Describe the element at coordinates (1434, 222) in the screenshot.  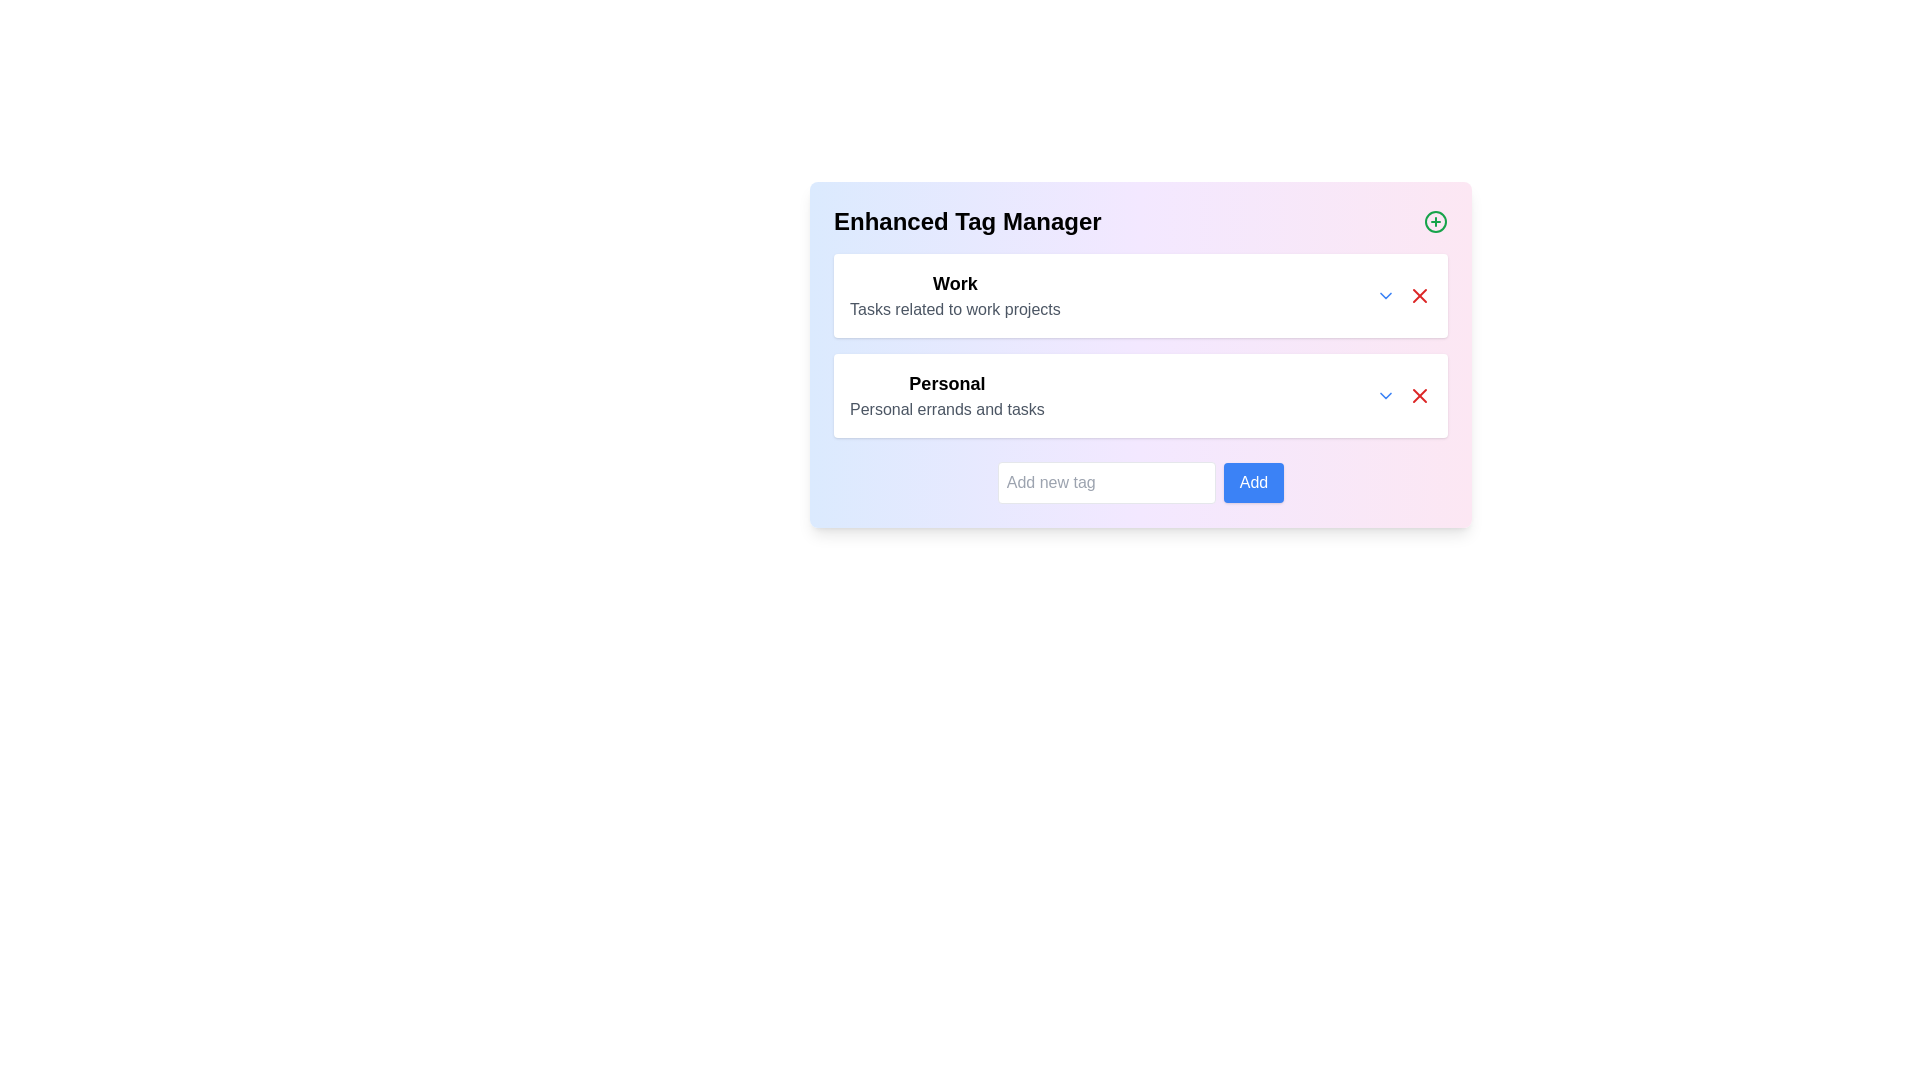
I see `the plus icon button located in the top-right corner of the 'Enhanced Tag Manager' card` at that location.